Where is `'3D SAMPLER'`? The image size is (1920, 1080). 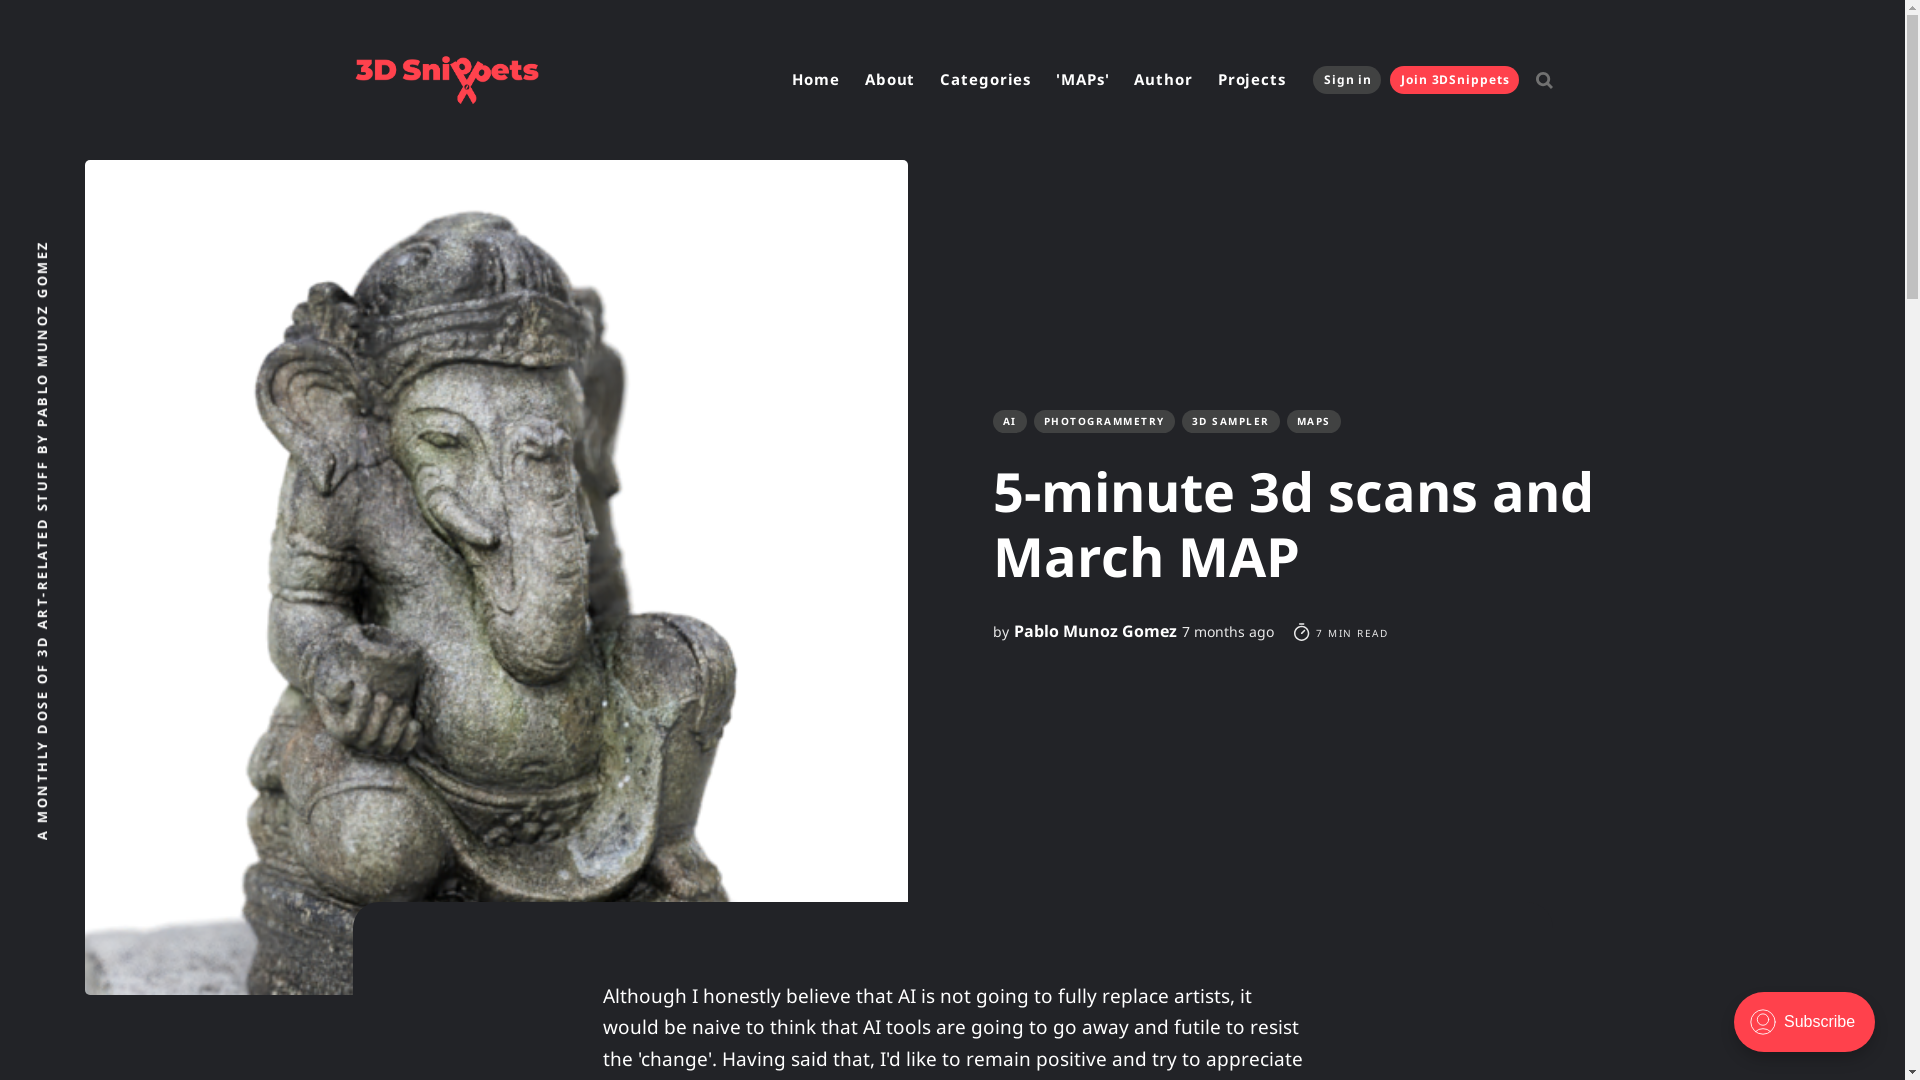
'3D SAMPLER' is located at coordinates (1229, 420).